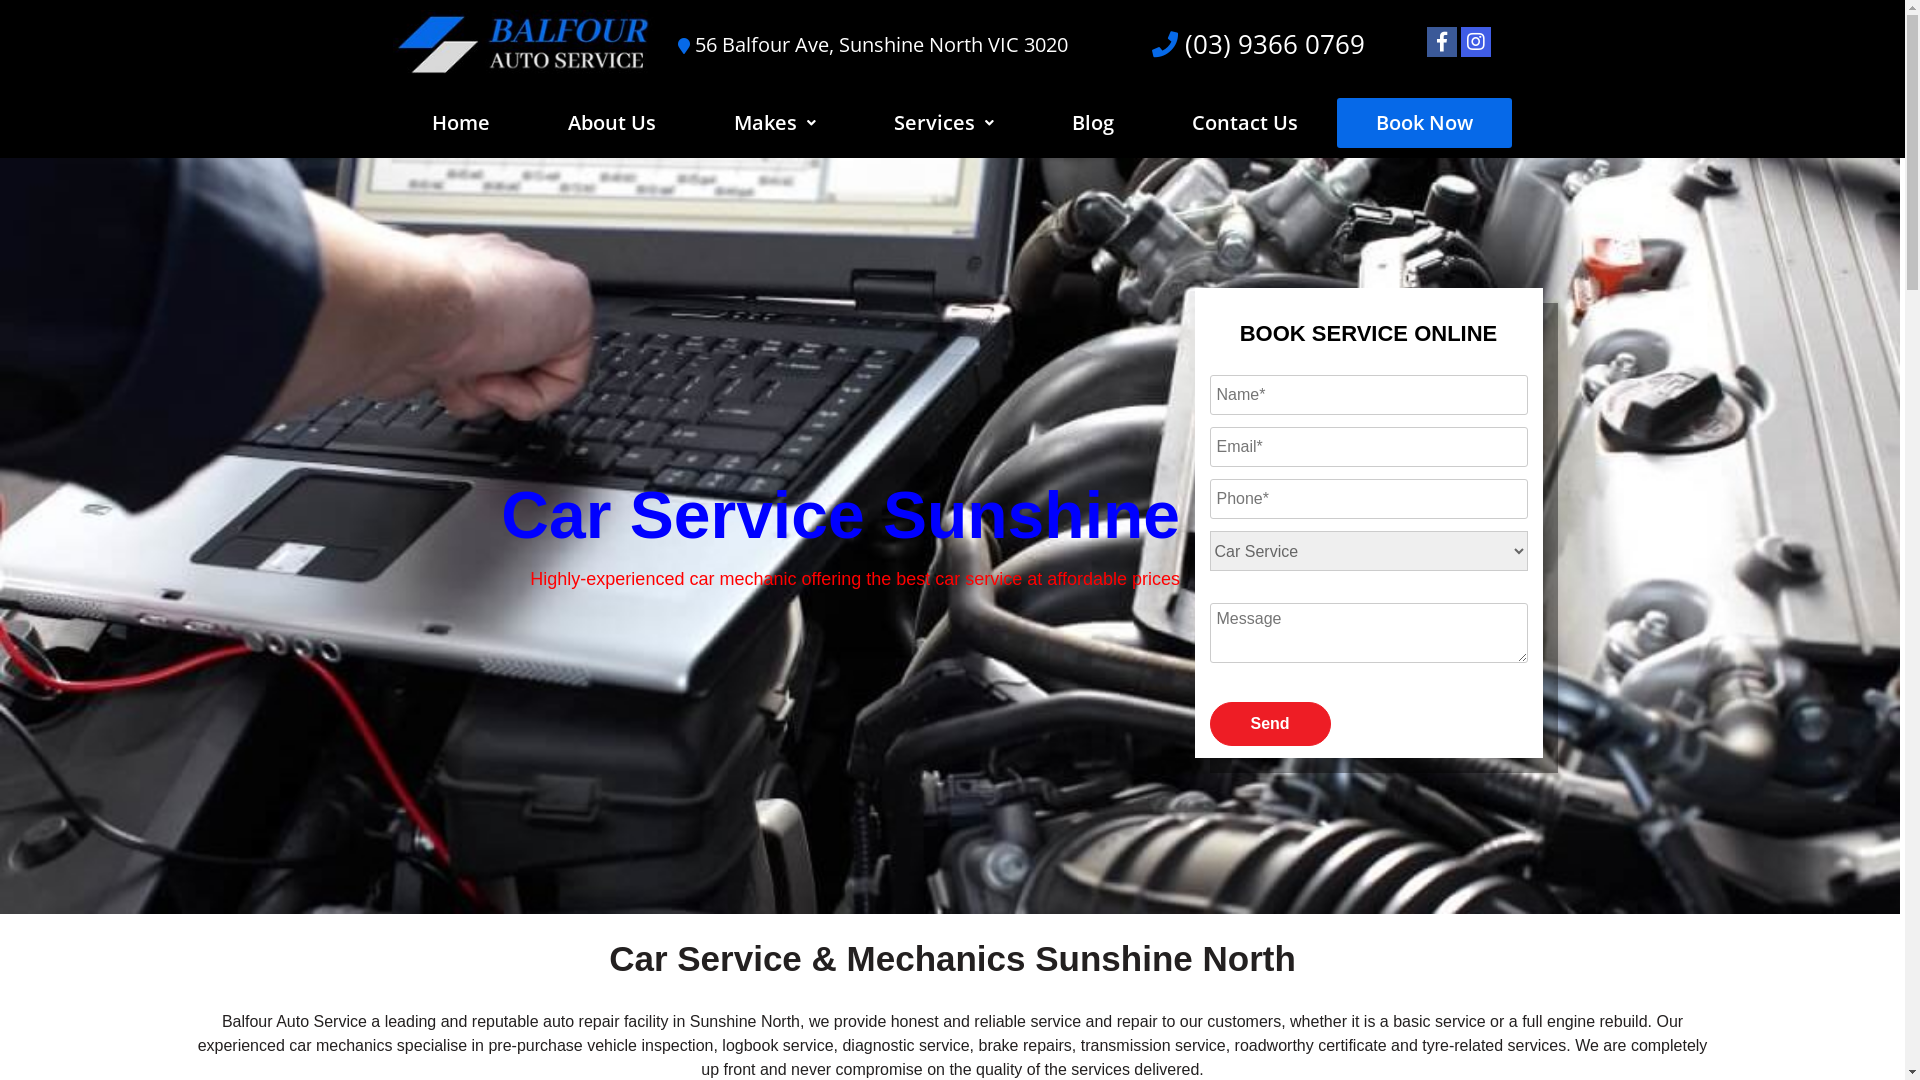 Image resolution: width=1920 pixels, height=1080 pixels. I want to click on 'Services', so click(943, 123).